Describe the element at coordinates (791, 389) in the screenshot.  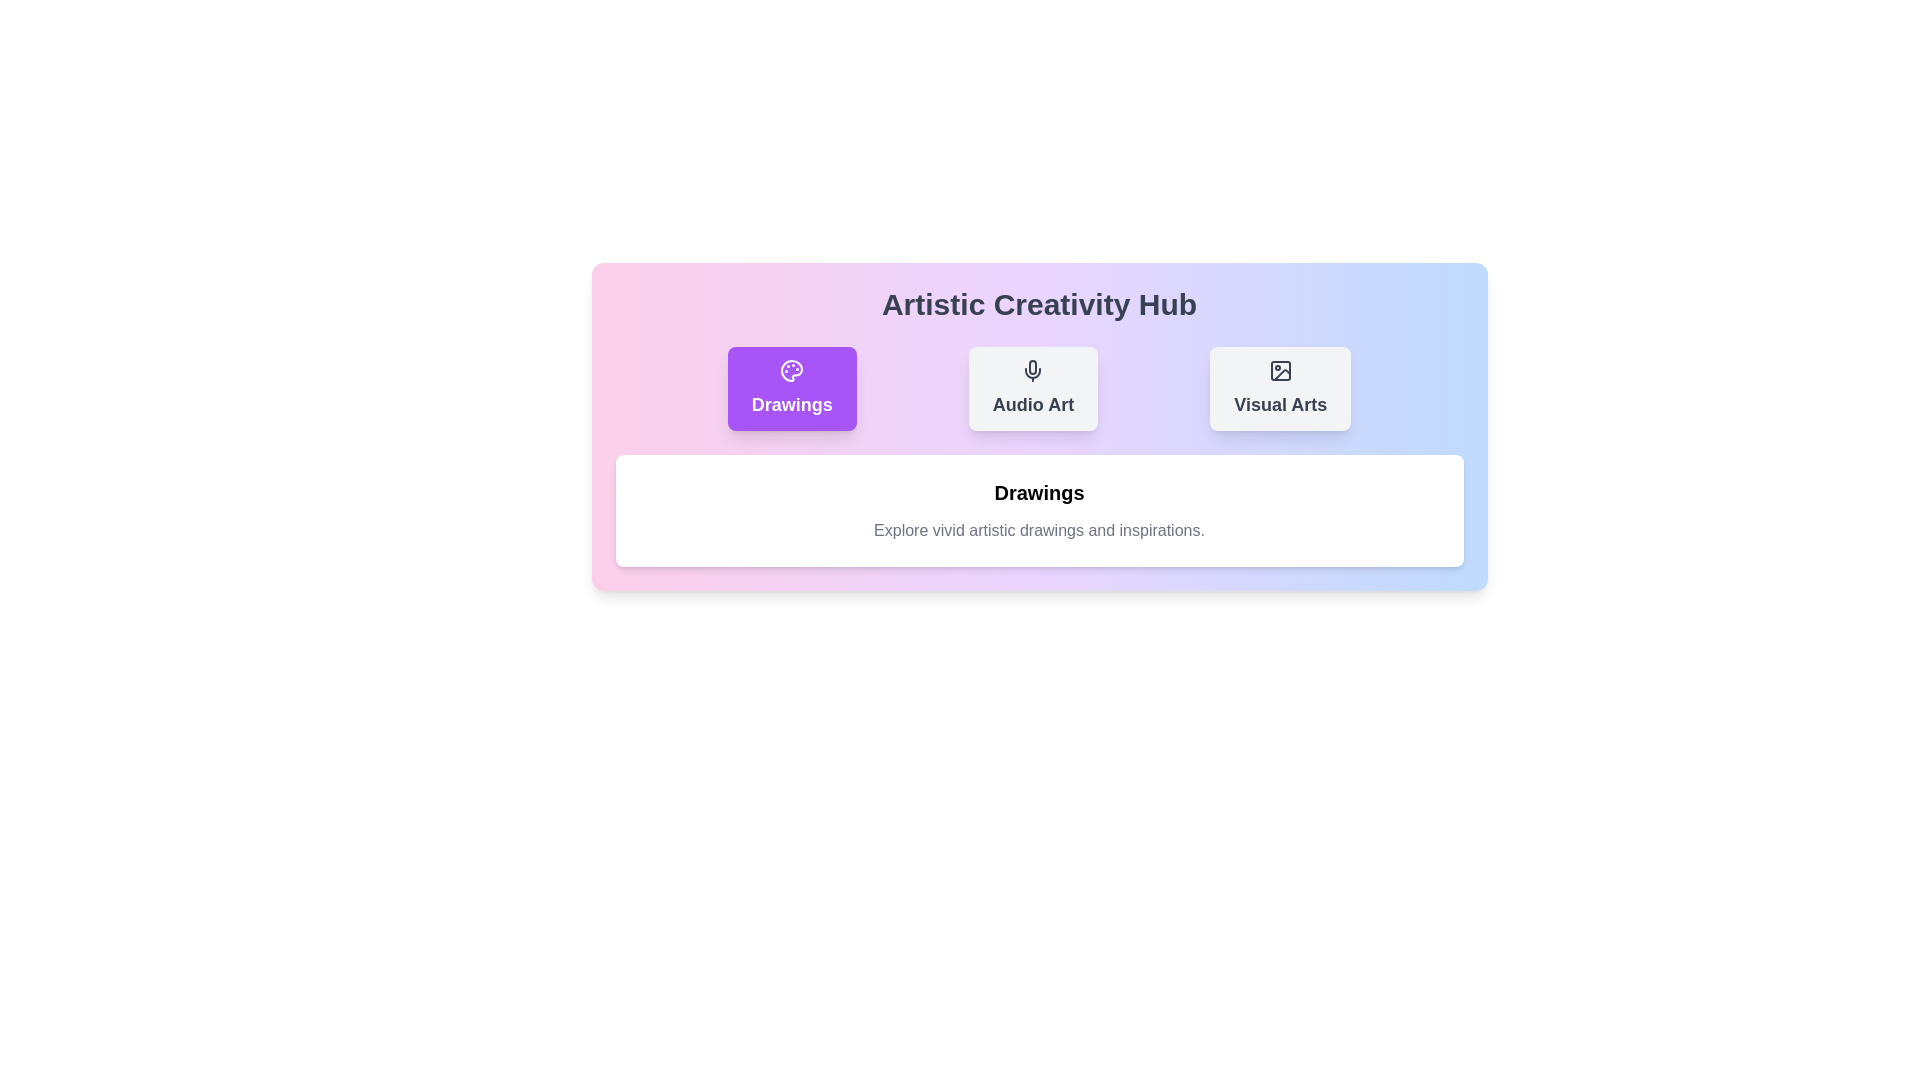
I see `the tab labeled Drawings` at that location.